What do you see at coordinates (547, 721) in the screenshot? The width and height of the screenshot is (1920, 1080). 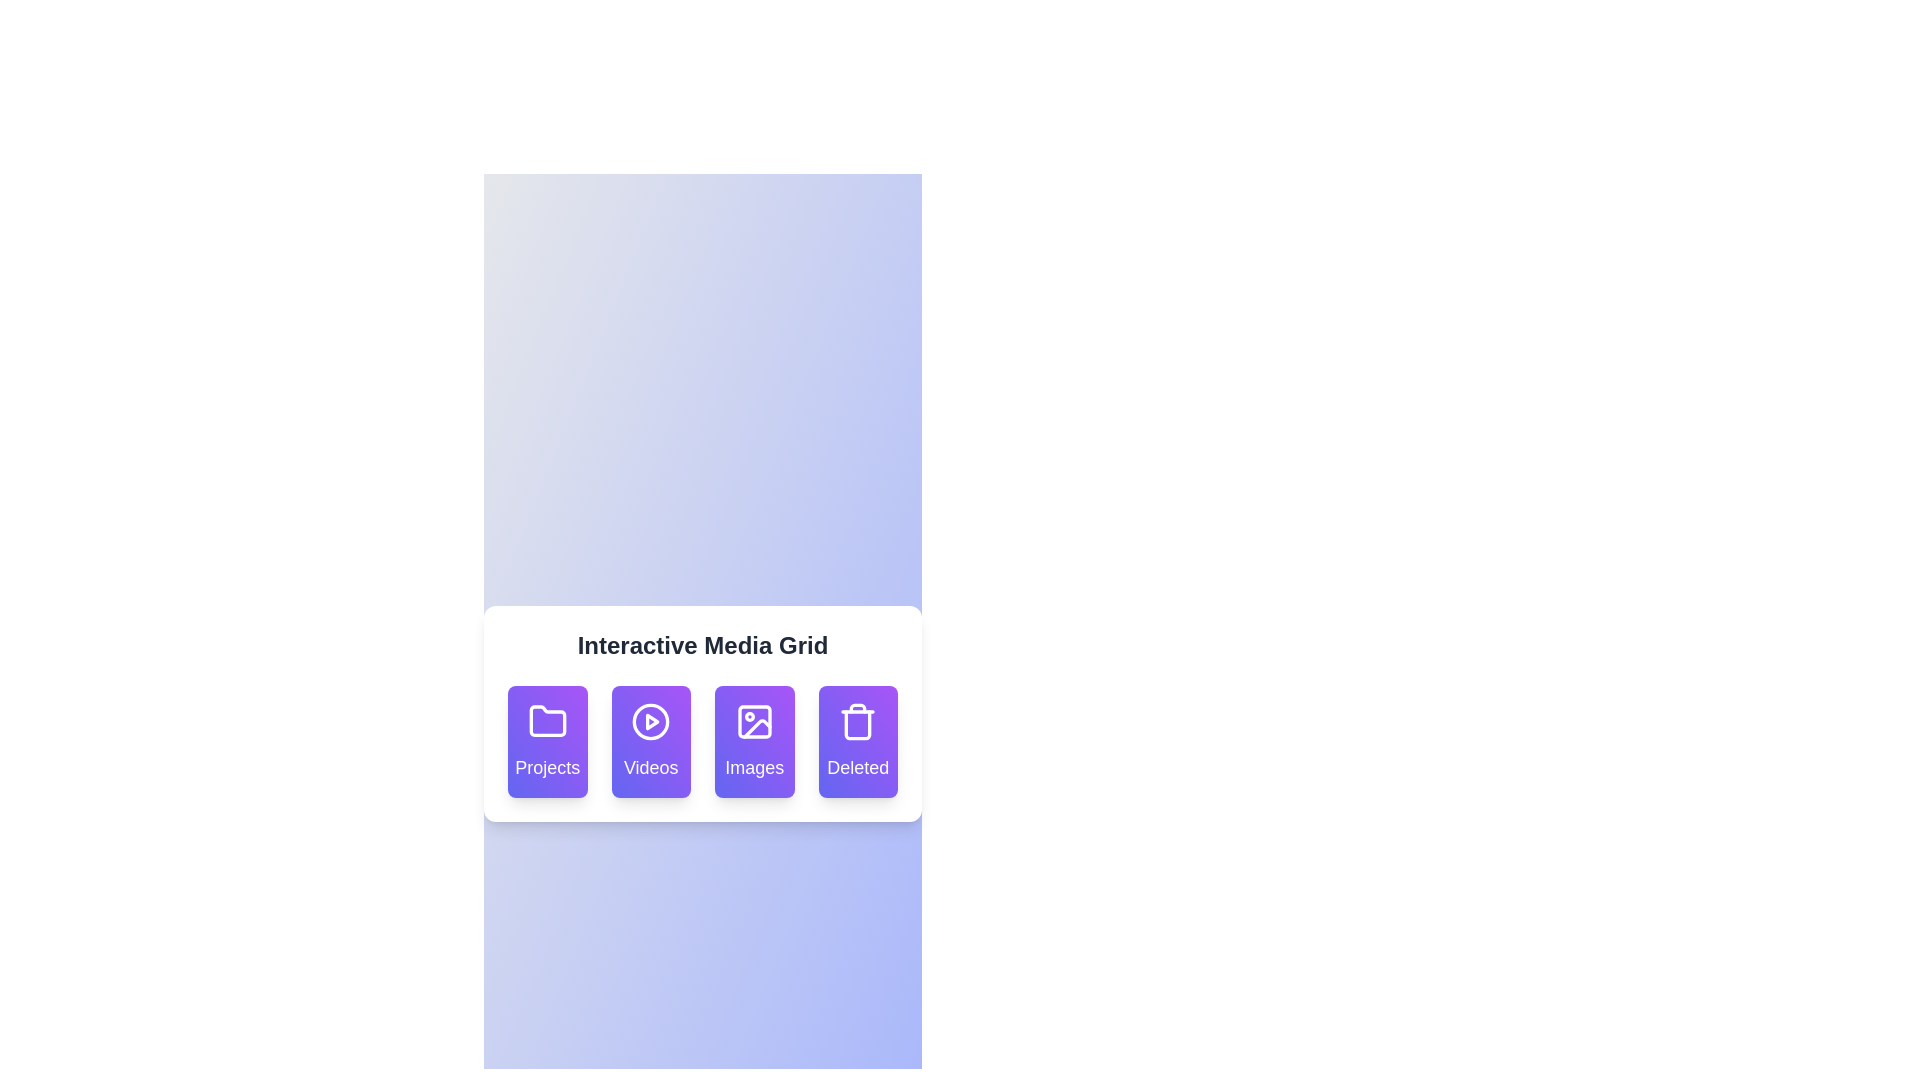 I see `the folder icon on the leftmost side of the row` at bounding box center [547, 721].